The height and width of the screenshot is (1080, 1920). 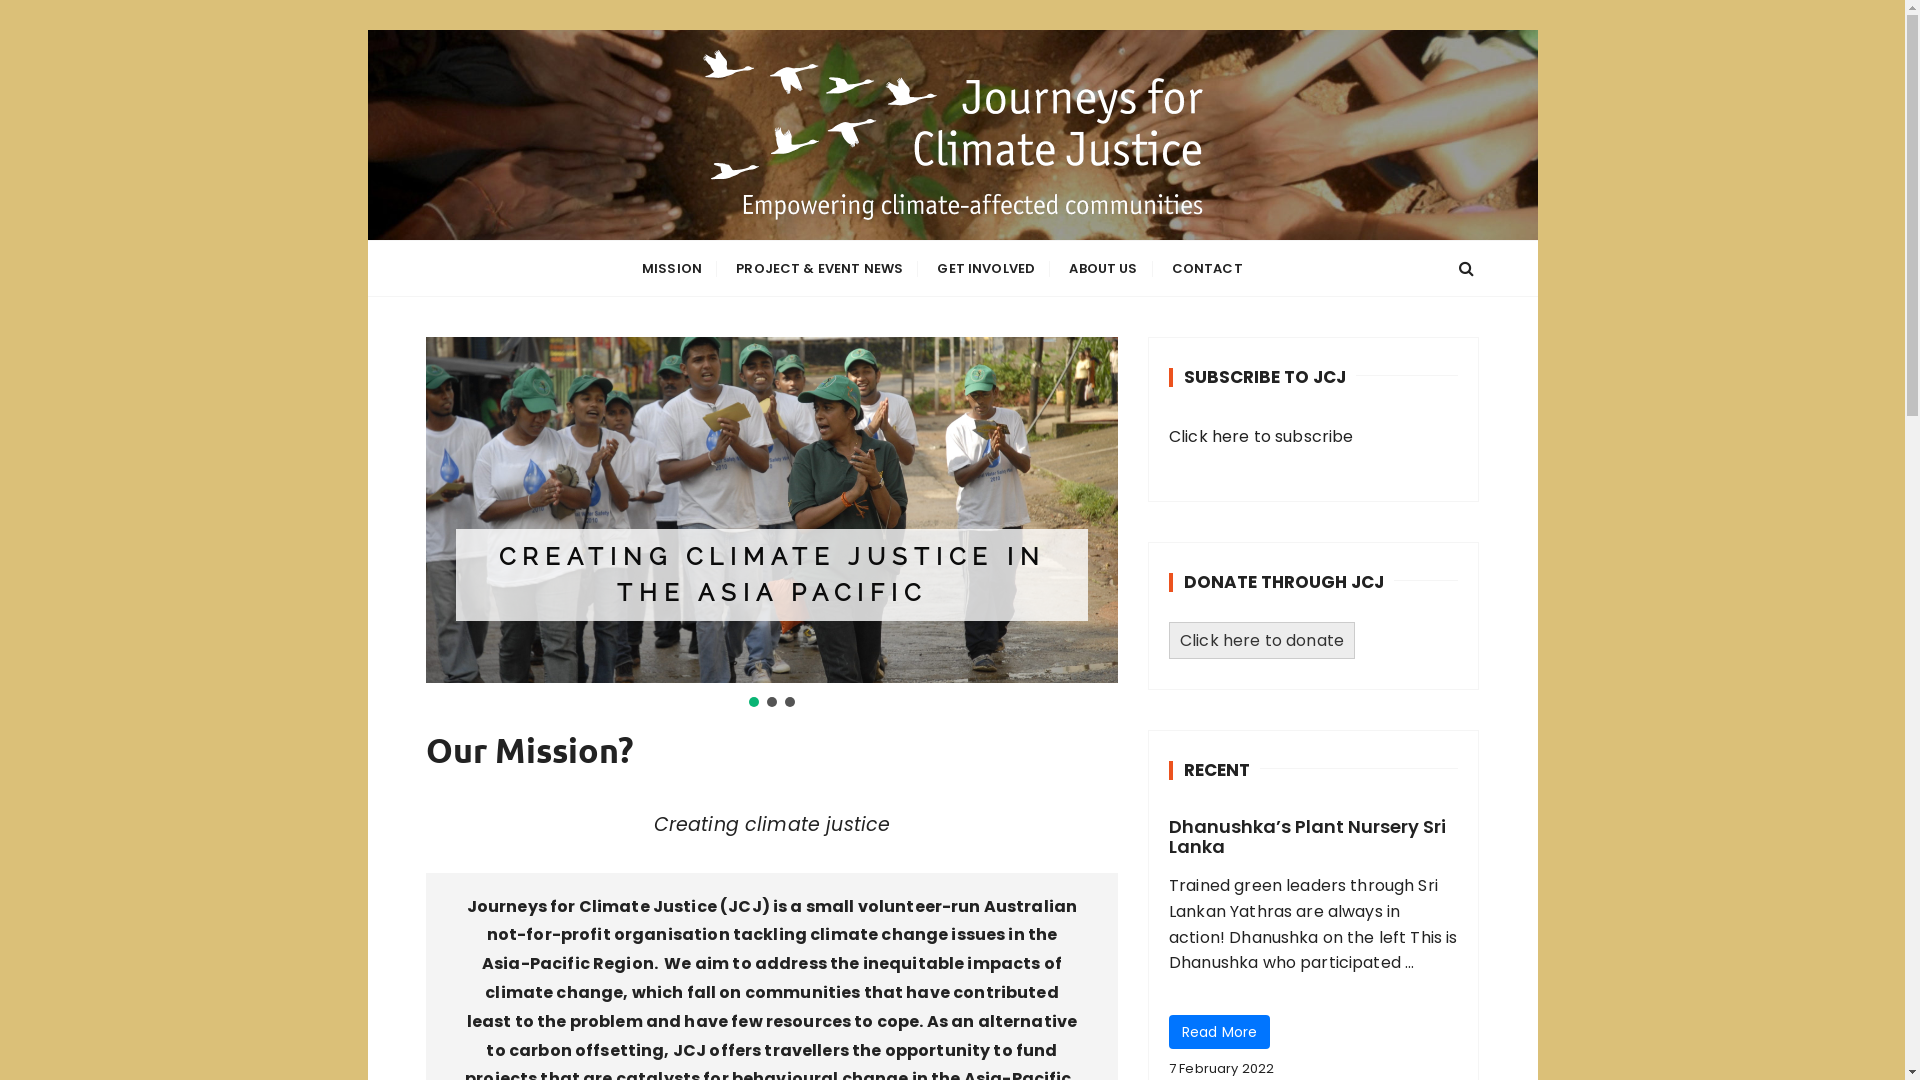 I want to click on 'Read More', so click(x=1218, y=1032).